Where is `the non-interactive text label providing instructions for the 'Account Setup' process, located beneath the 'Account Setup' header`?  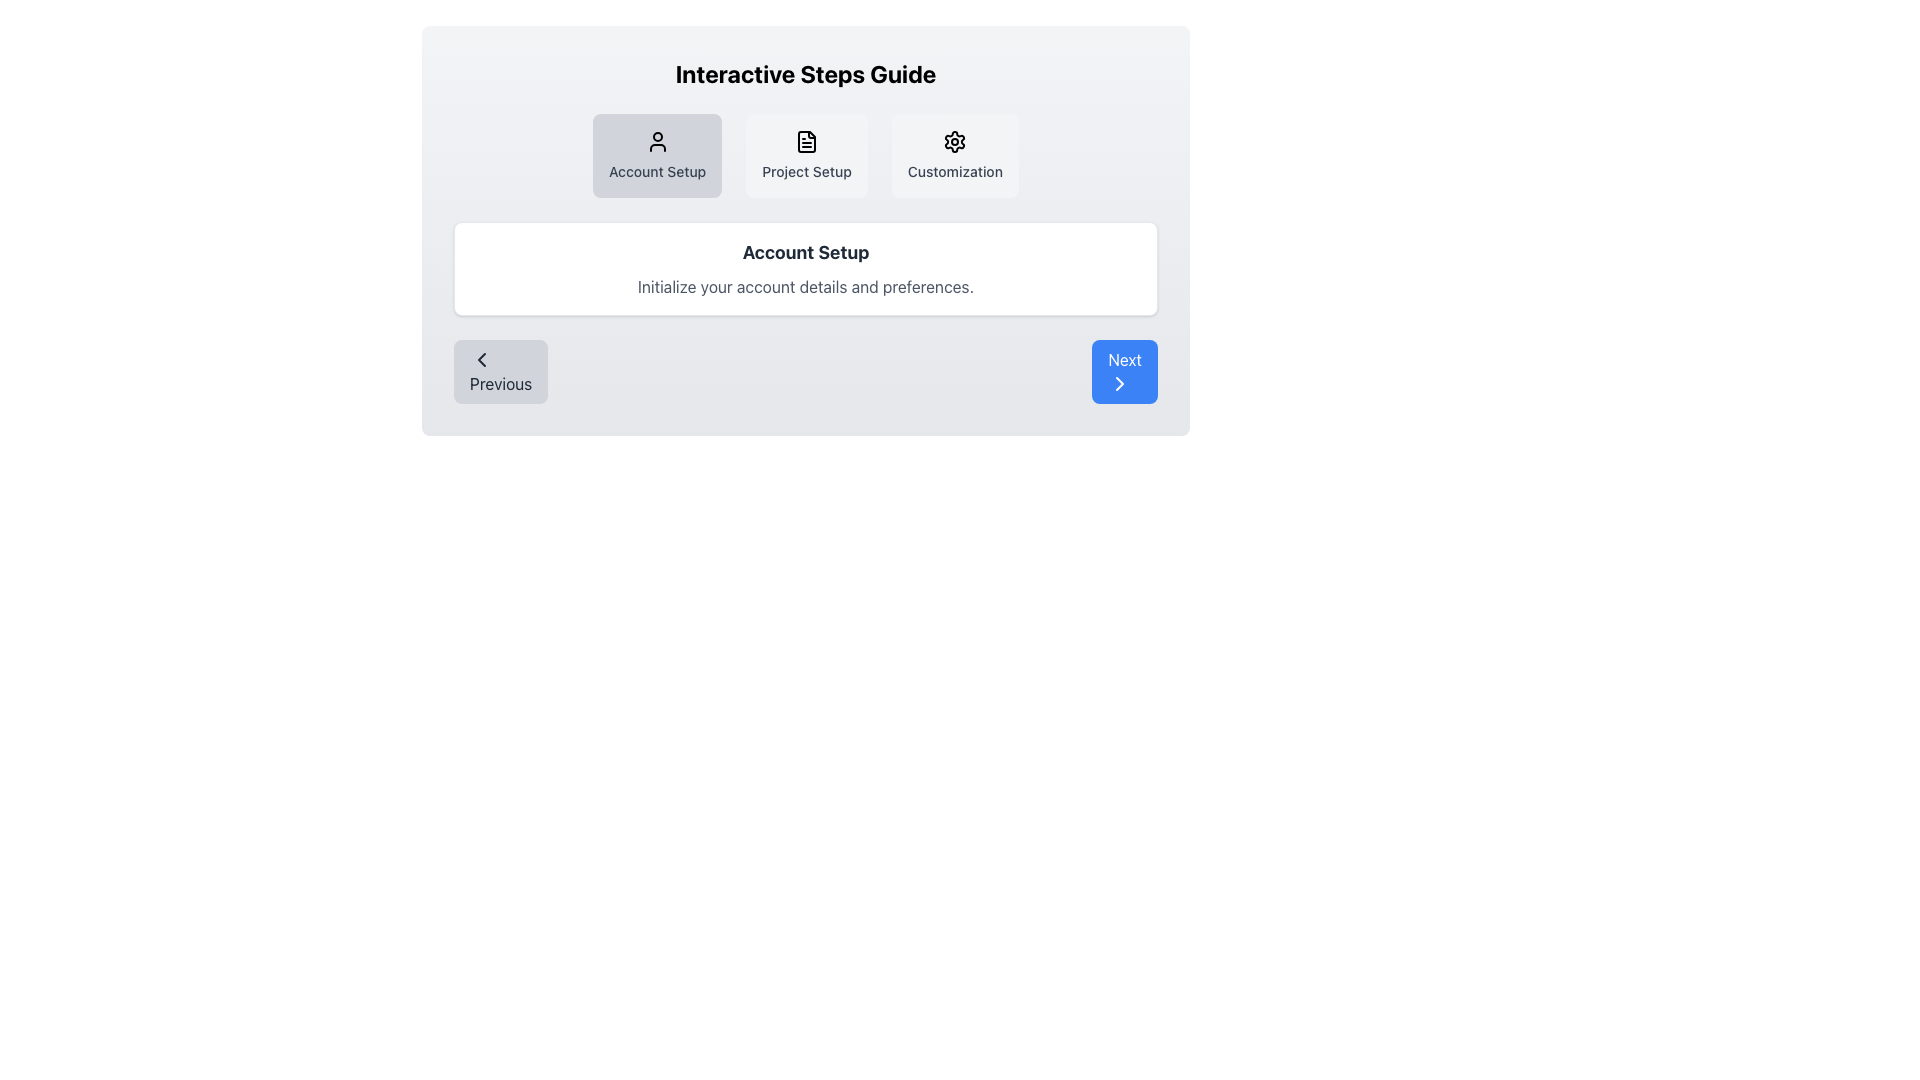
the non-interactive text label providing instructions for the 'Account Setup' process, located beneath the 'Account Setup' header is located at coordinates (806, 286).